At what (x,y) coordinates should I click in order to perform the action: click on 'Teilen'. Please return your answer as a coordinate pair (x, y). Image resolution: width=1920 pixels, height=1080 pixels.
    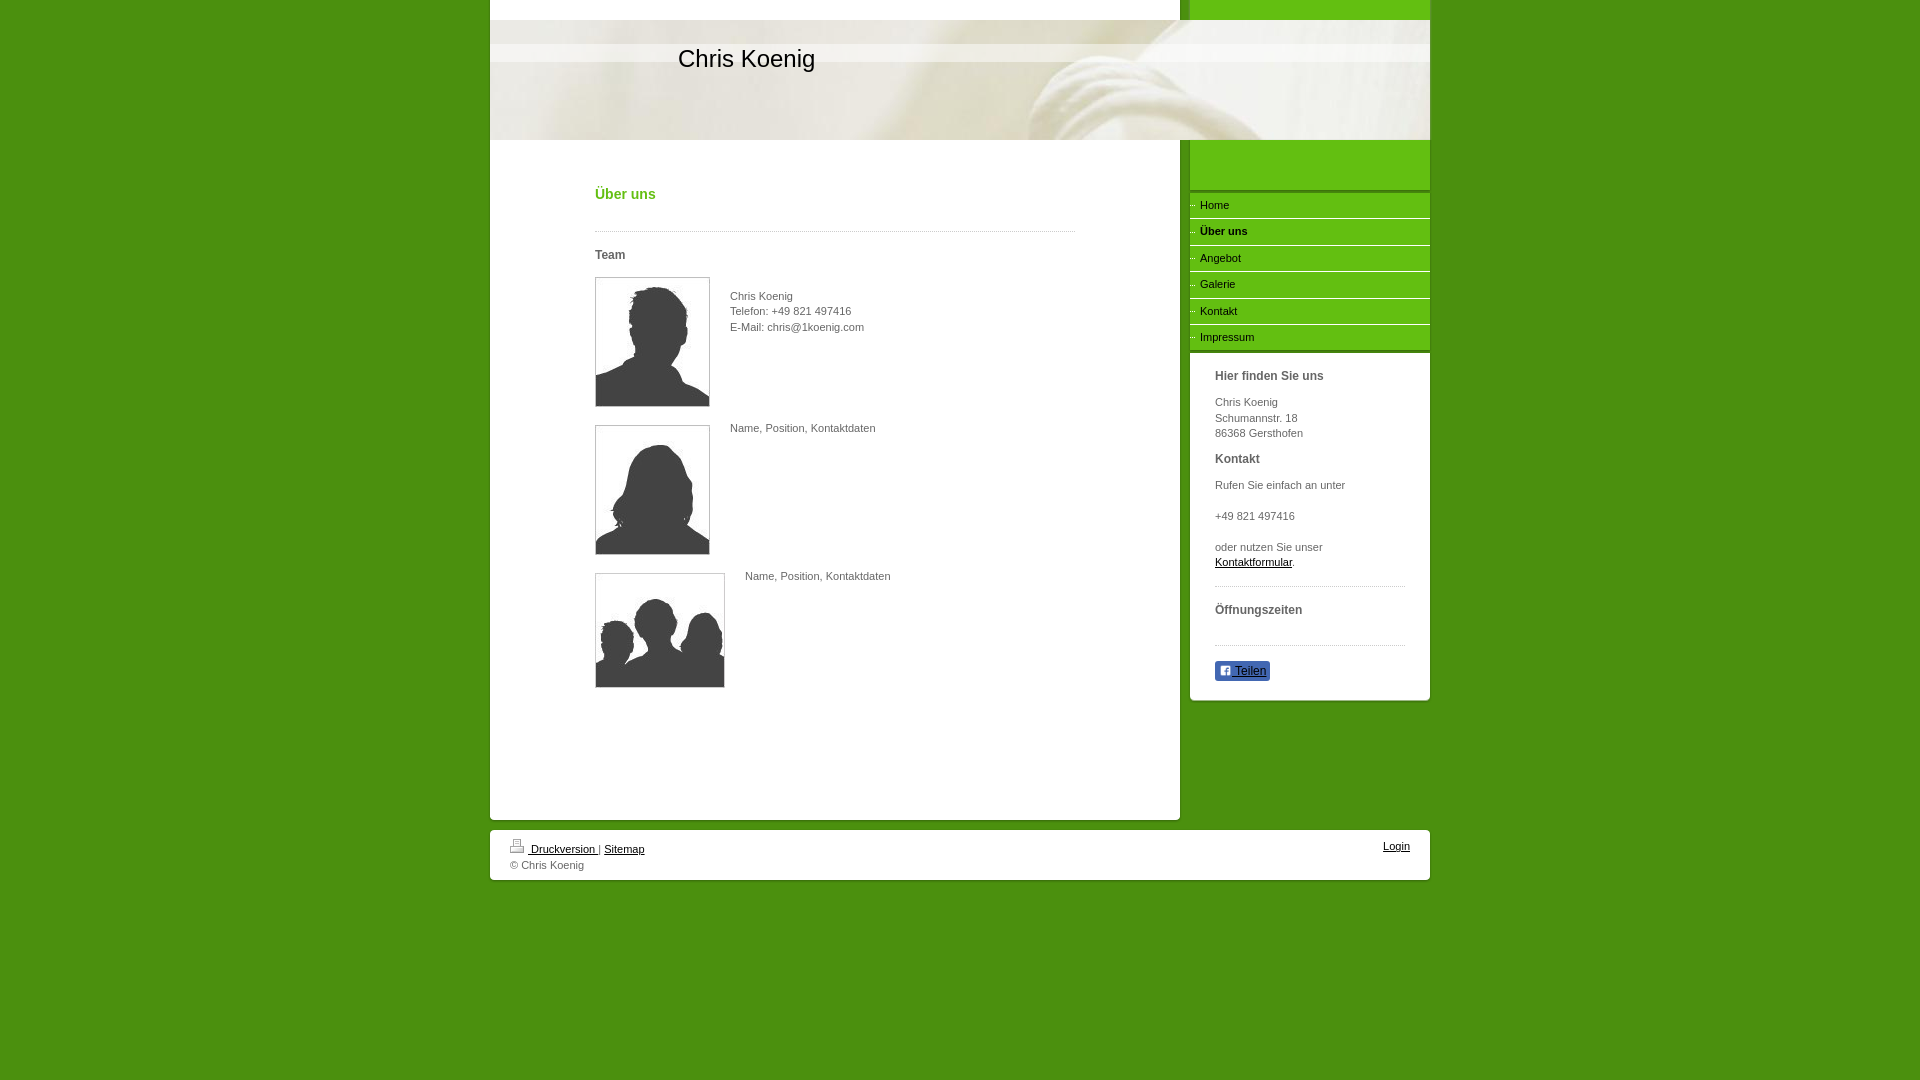
    Looking at the image, I should click on (1213, 670).